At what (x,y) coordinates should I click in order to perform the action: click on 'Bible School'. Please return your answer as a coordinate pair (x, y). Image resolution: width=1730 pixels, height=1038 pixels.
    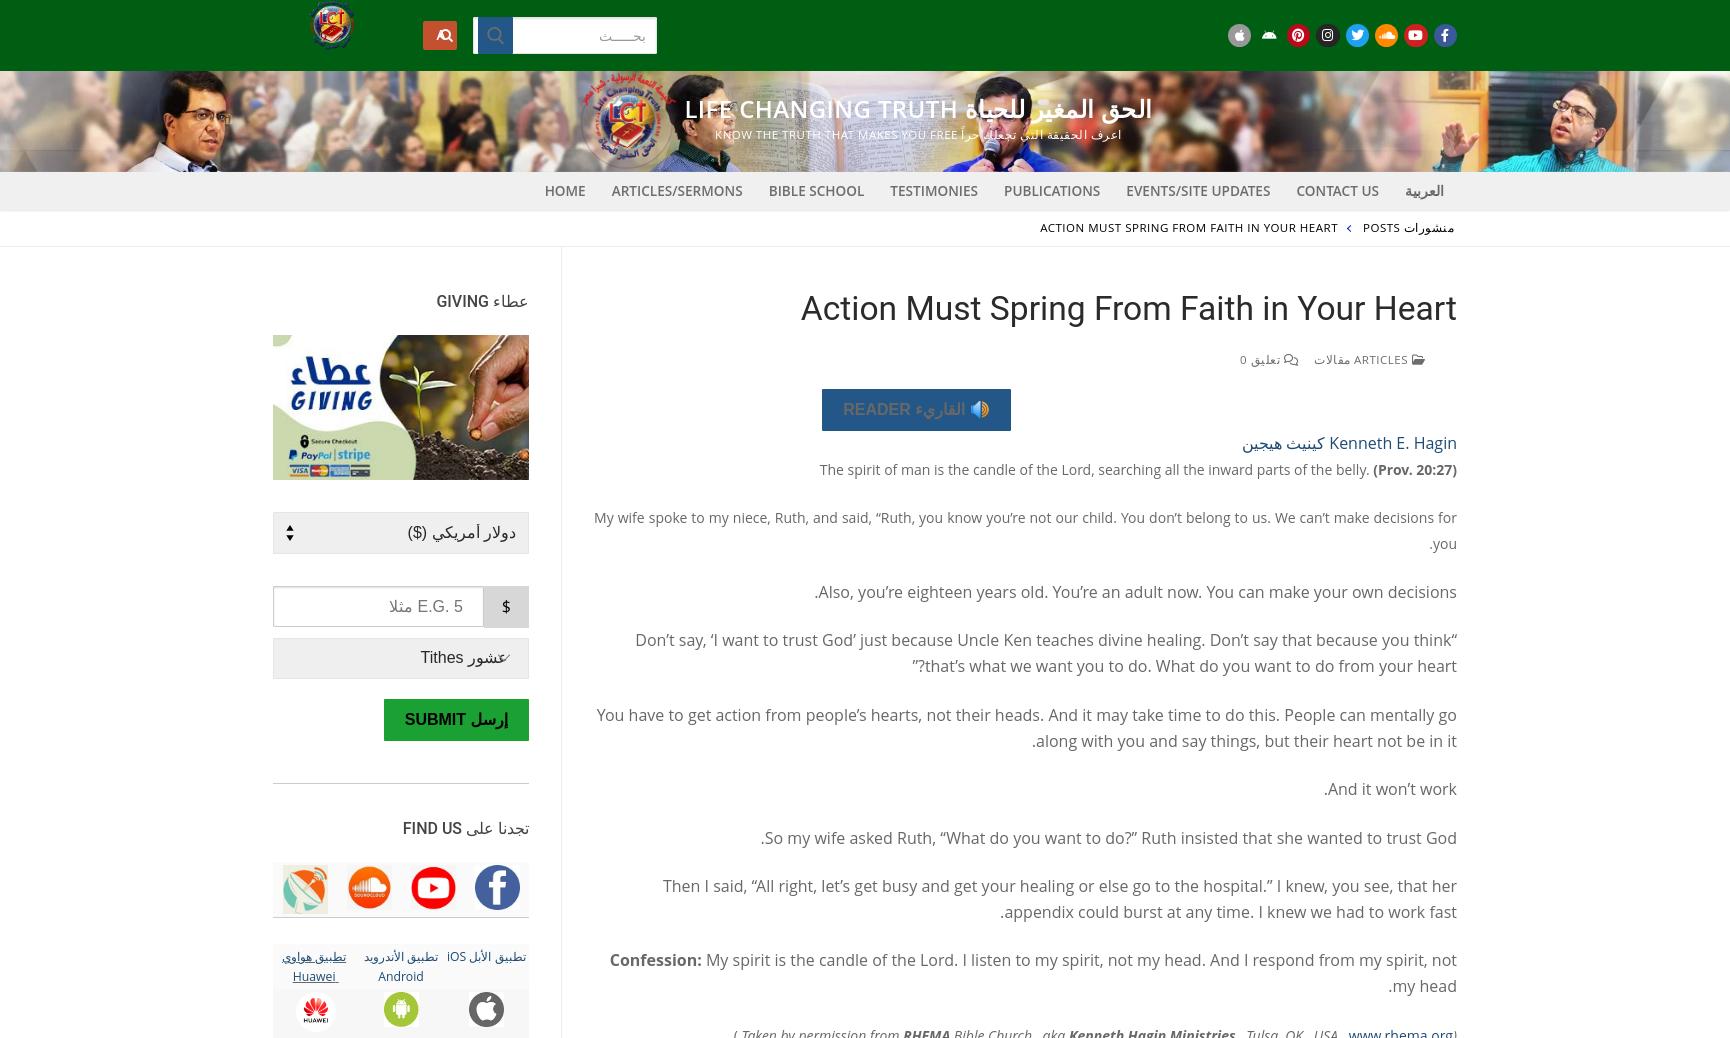
    Looking at the image, I should click on (815, 189).